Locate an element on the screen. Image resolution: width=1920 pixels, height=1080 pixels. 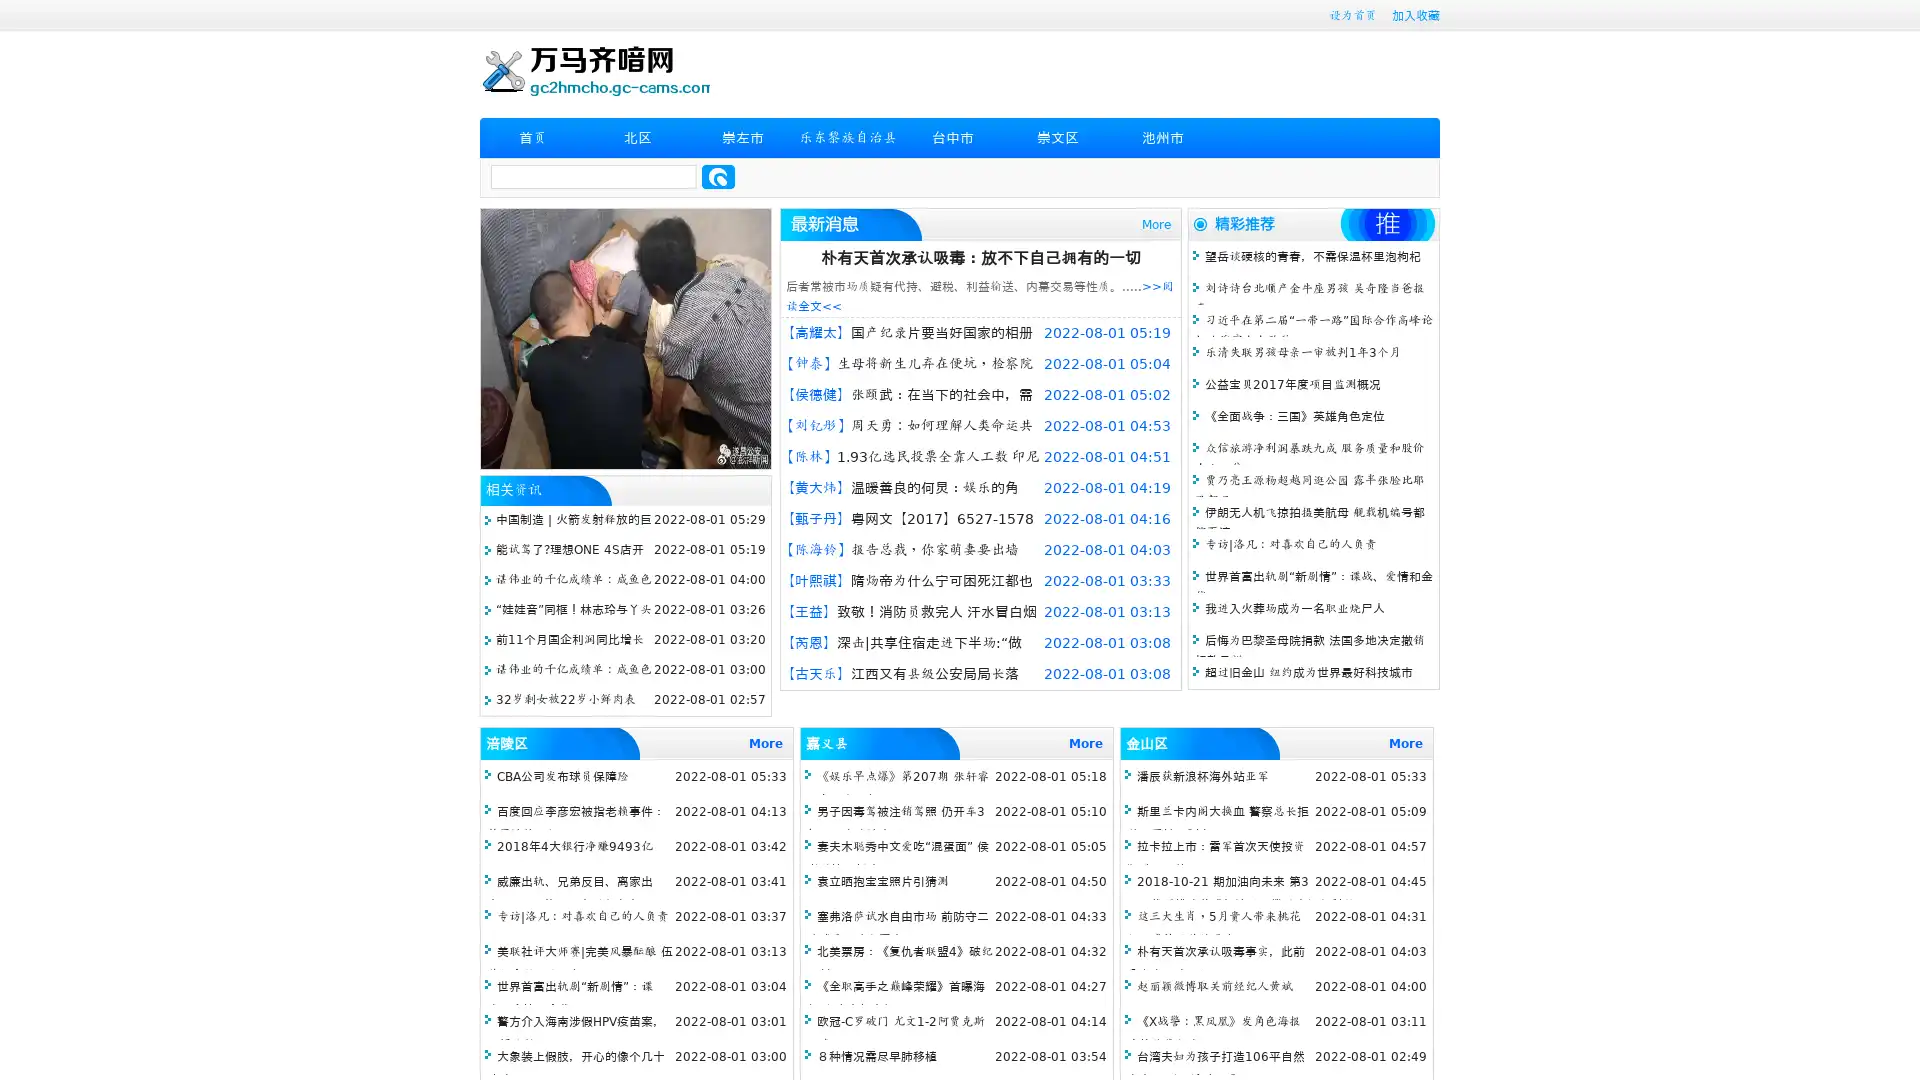
Search is located at coordinates (718, 176).